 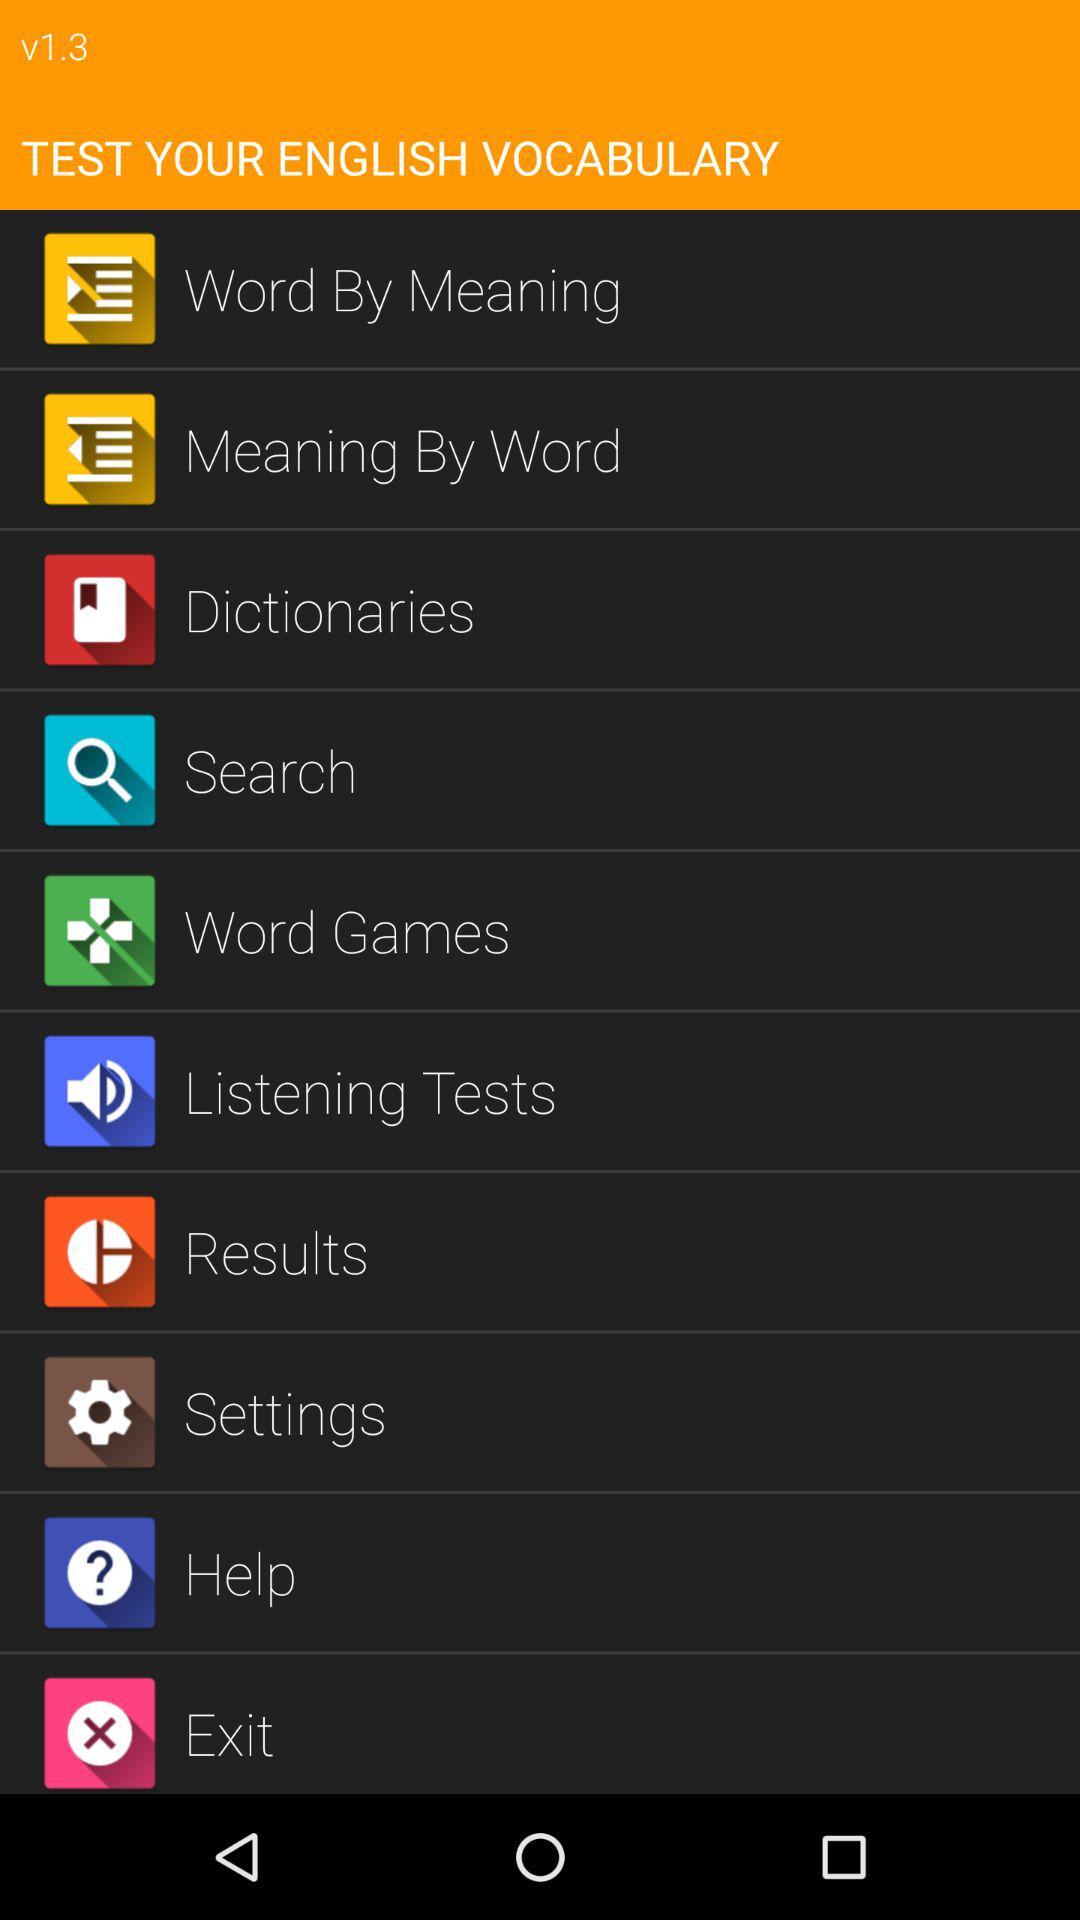 I want to click on the app above the settings icon, so click(x=623, y=1250).